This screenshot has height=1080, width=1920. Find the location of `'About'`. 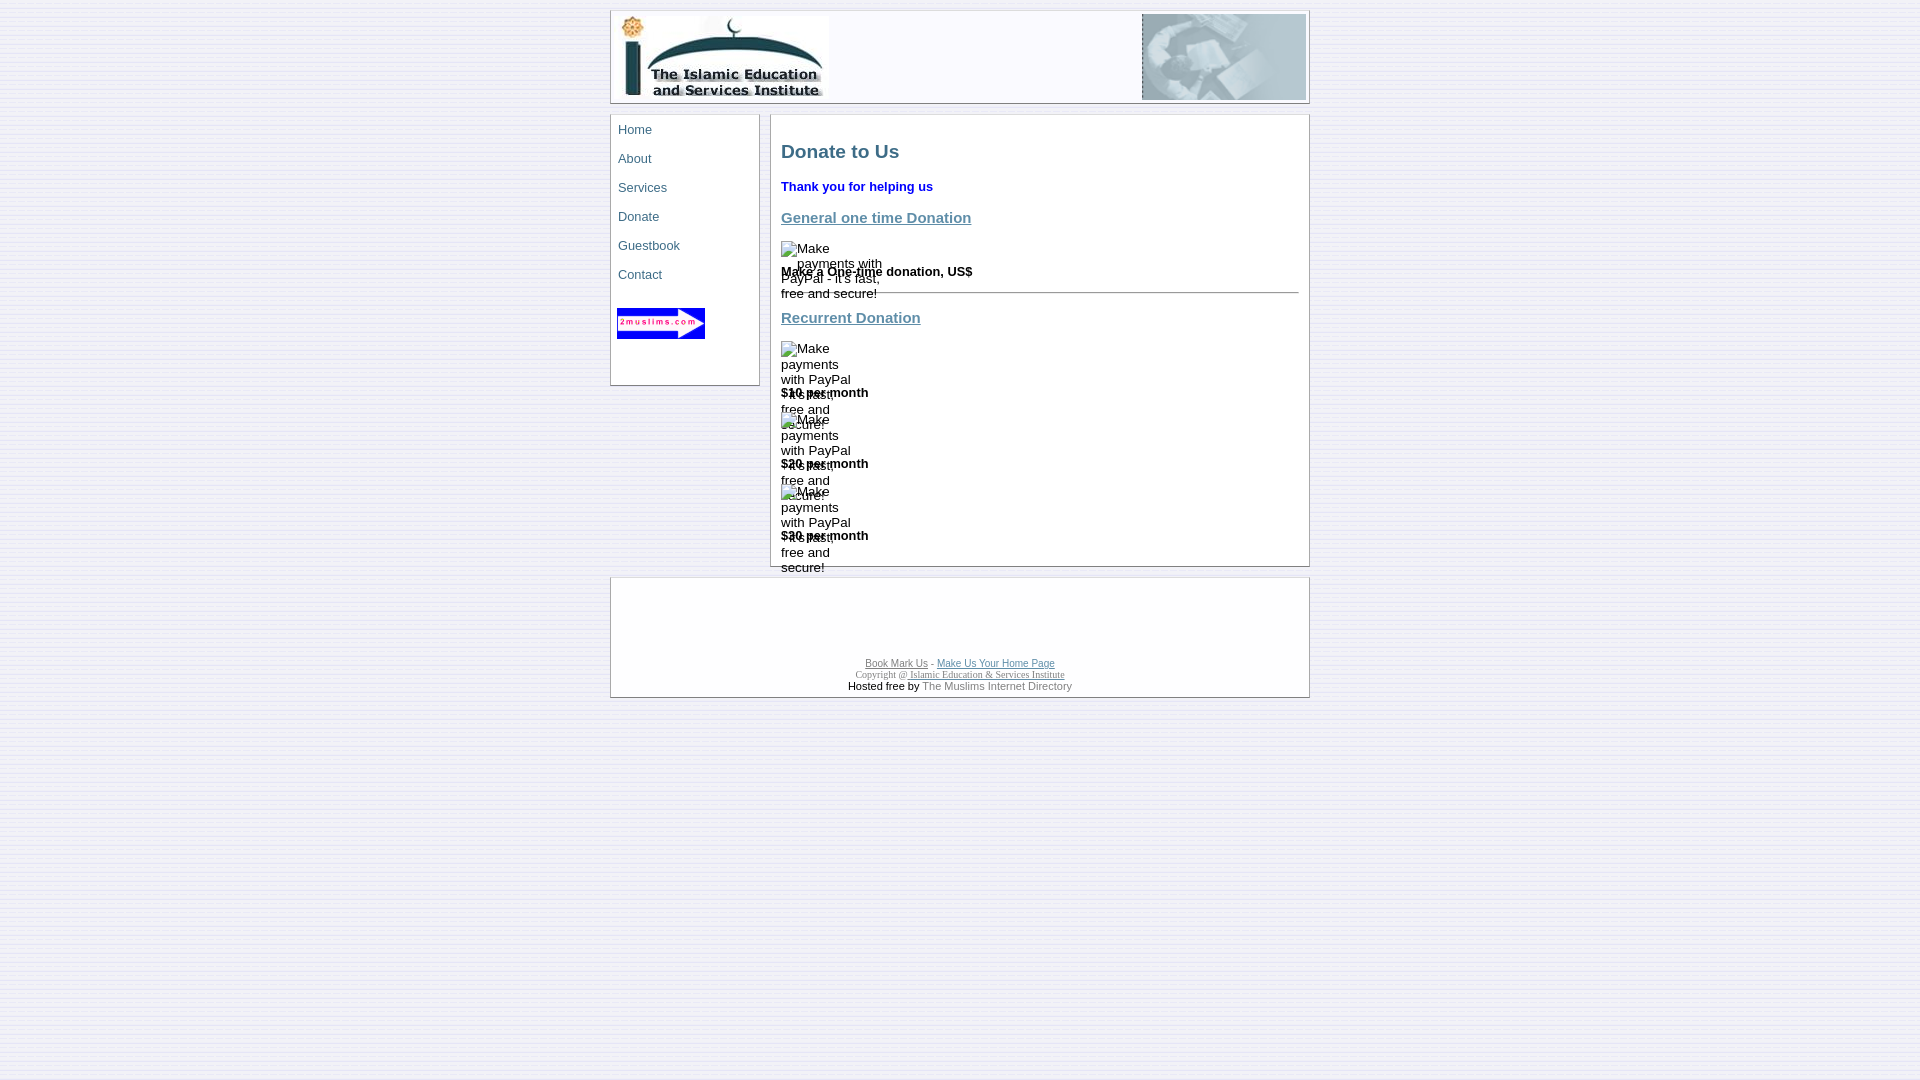

'About' is located at coordinates (685, 157).